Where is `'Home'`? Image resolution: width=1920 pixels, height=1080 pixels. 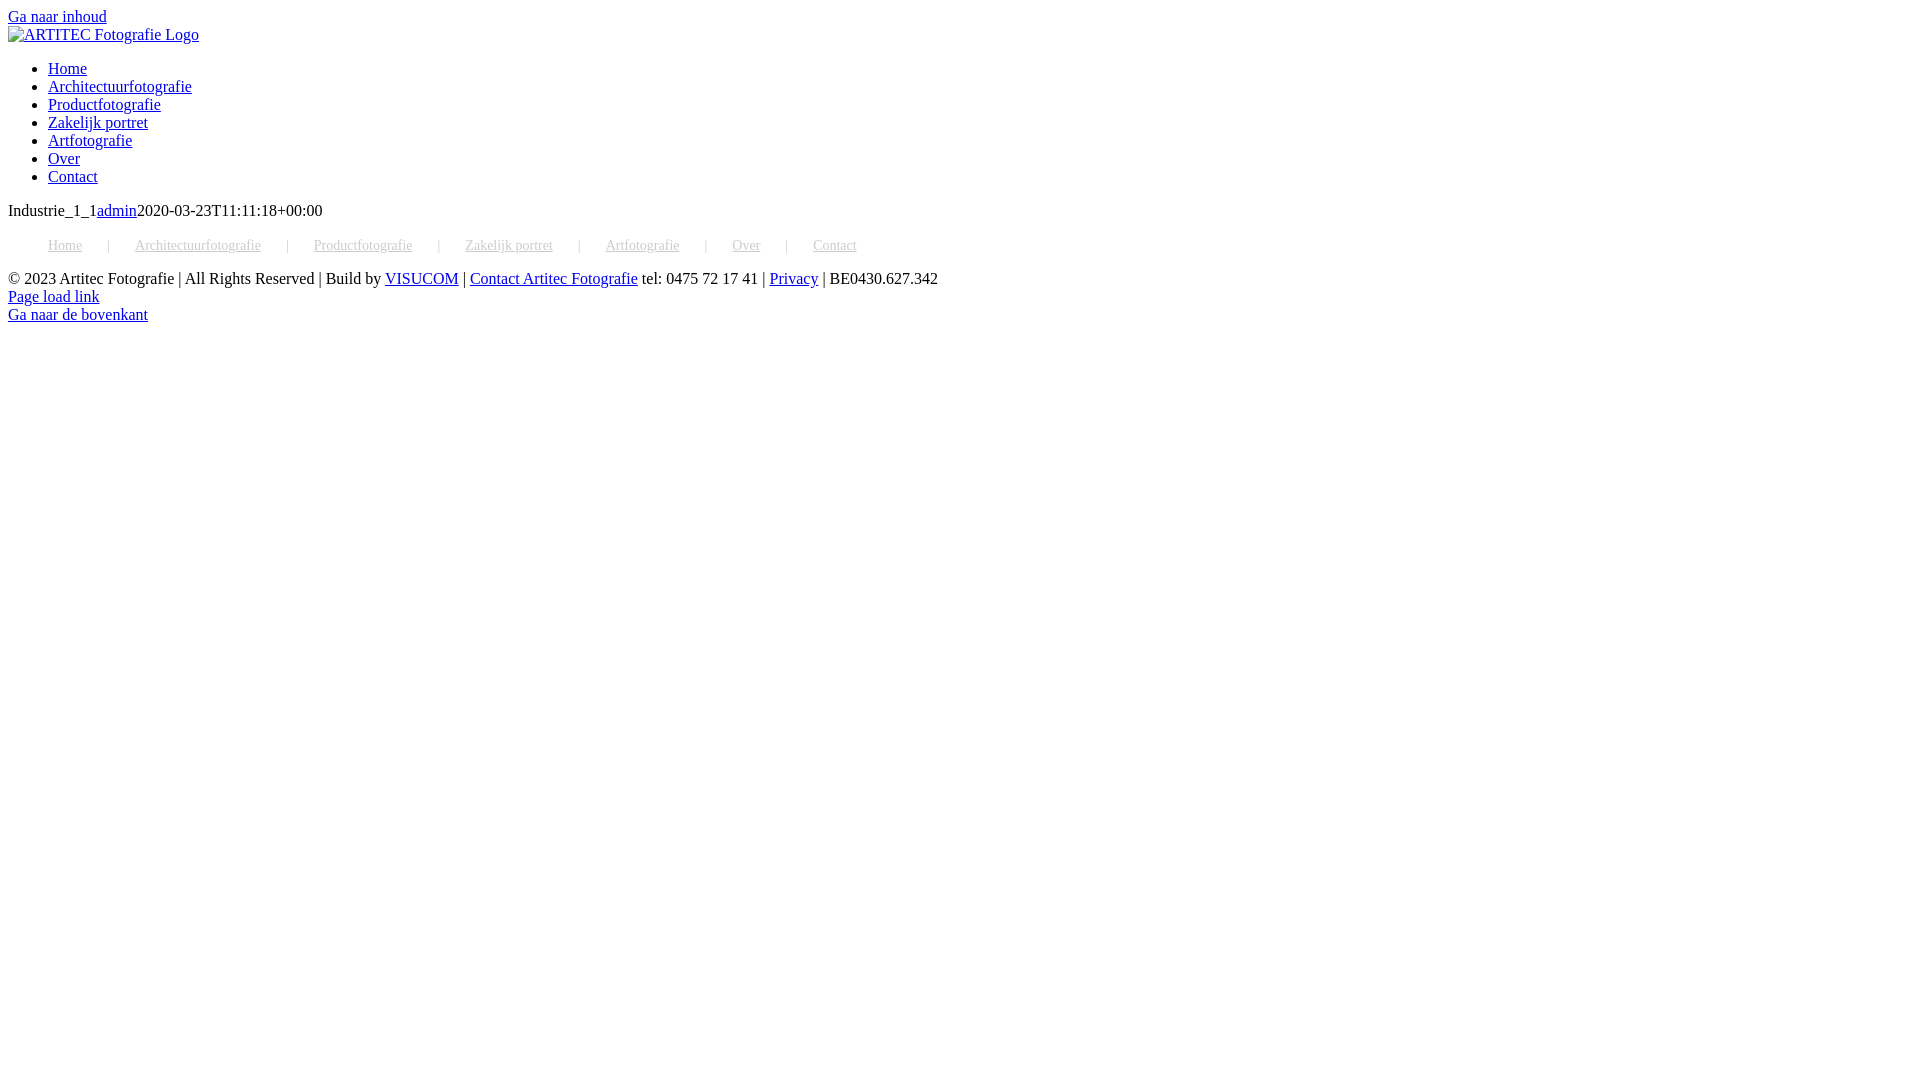 'Home' is located at coordinates (67, 67).